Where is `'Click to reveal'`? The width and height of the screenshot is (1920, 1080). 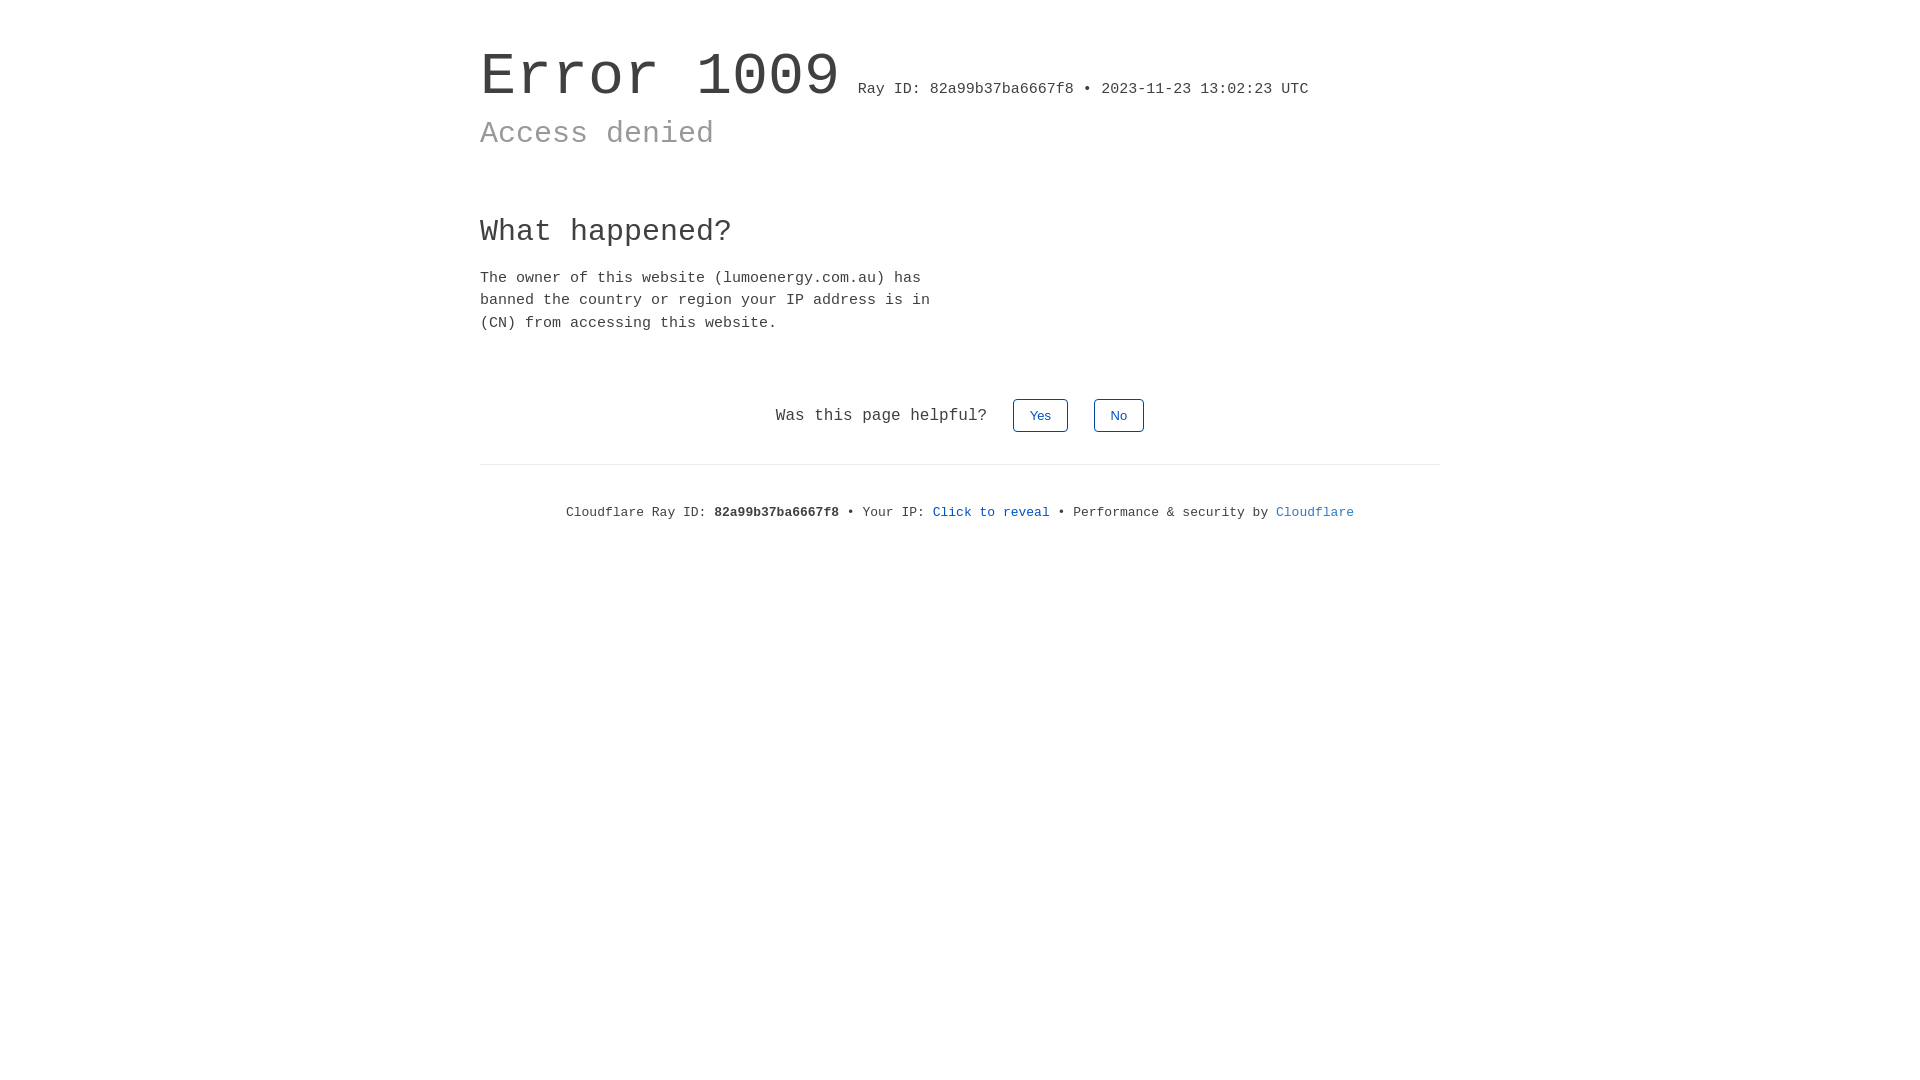 'Click to reveal' is located at coordinates (991, 511).